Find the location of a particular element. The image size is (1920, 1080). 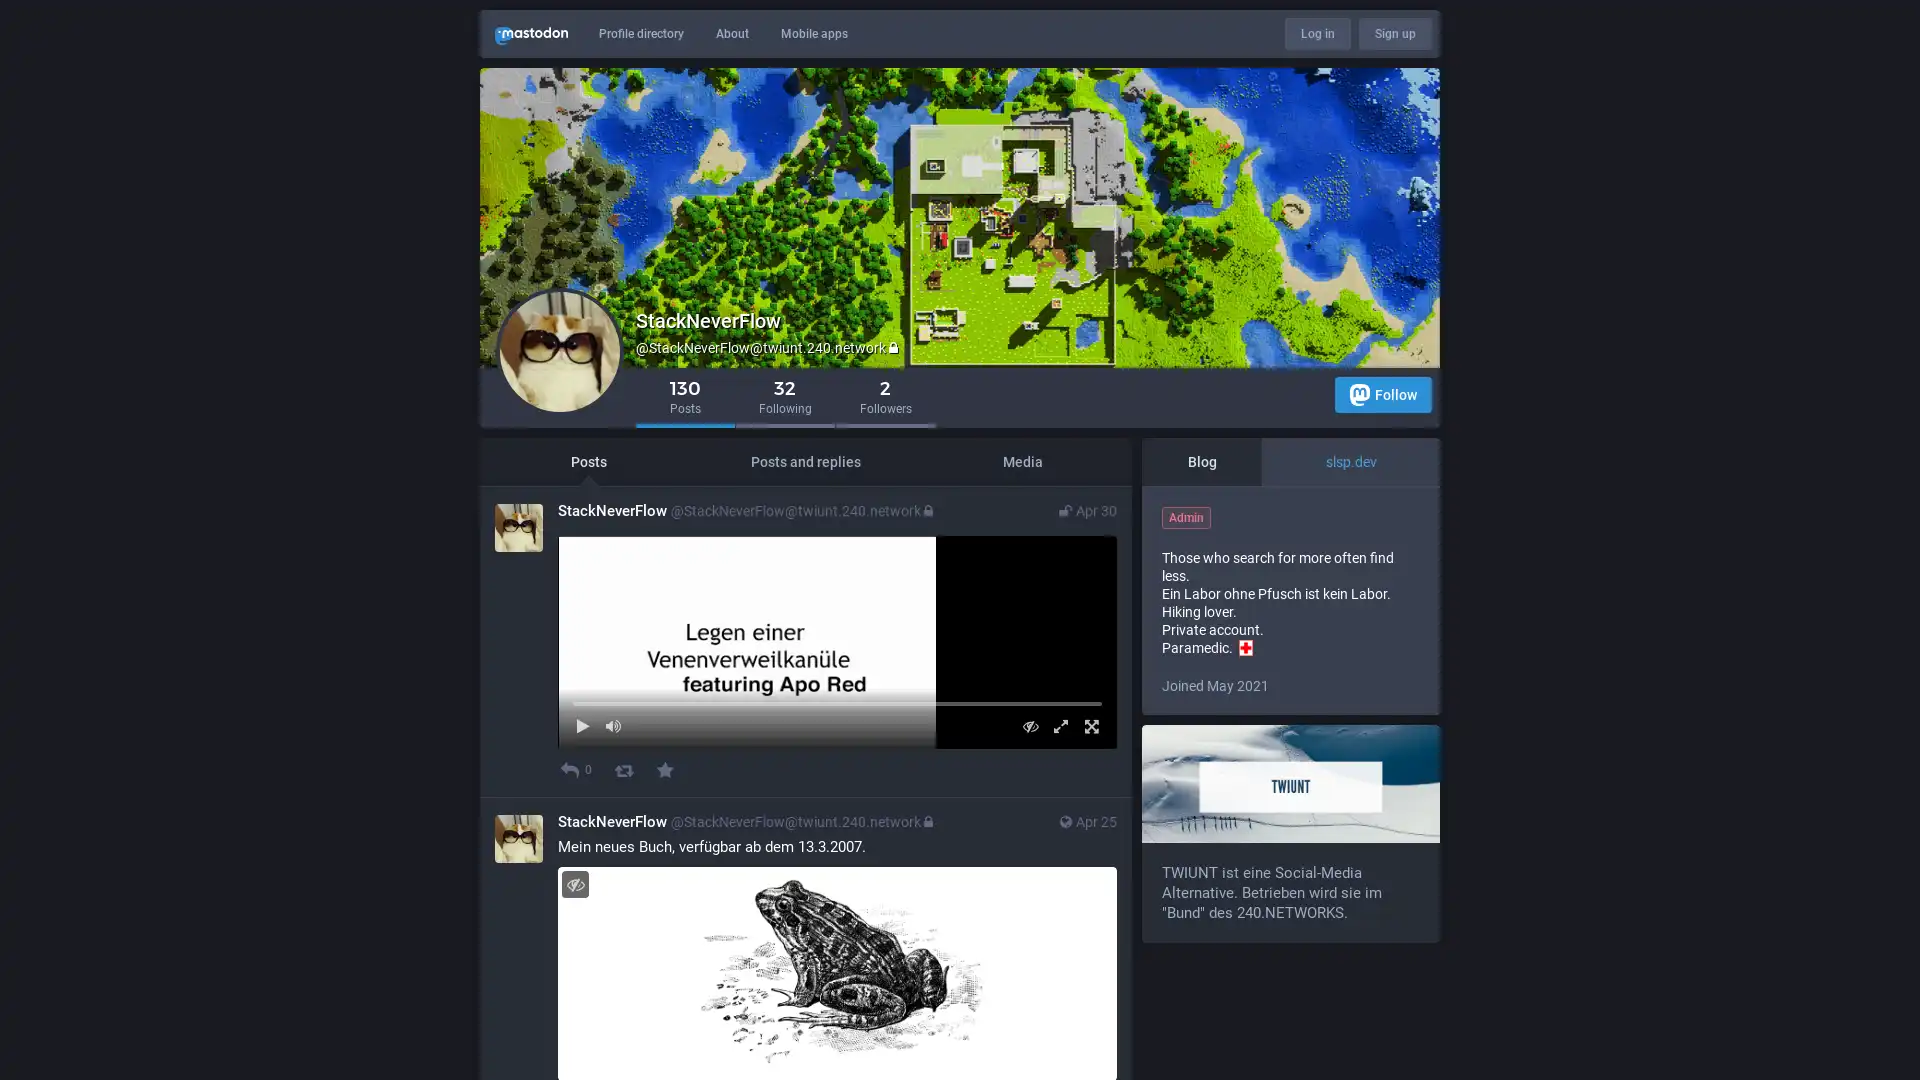

Full screen is located at coordinates (1090, 827).